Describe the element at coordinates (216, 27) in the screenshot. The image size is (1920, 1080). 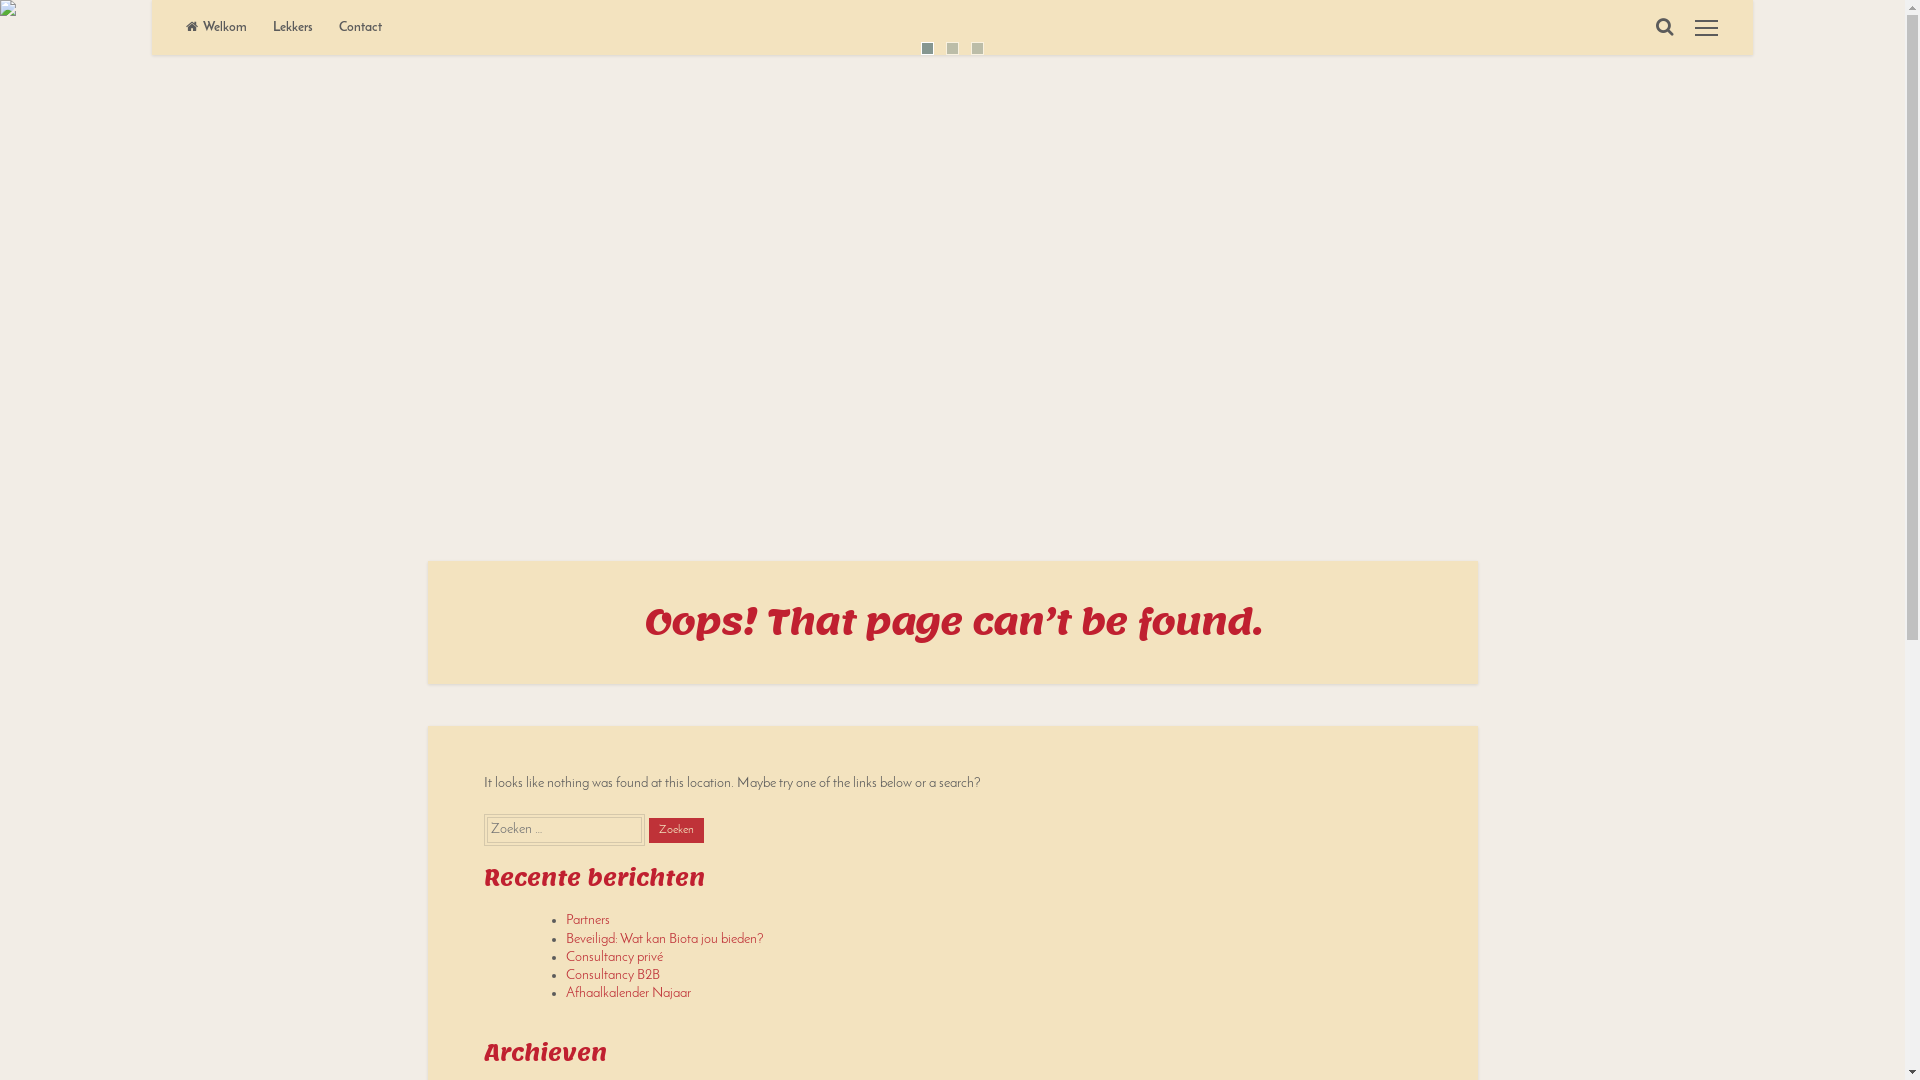
I see `'Welkom'` at that location.